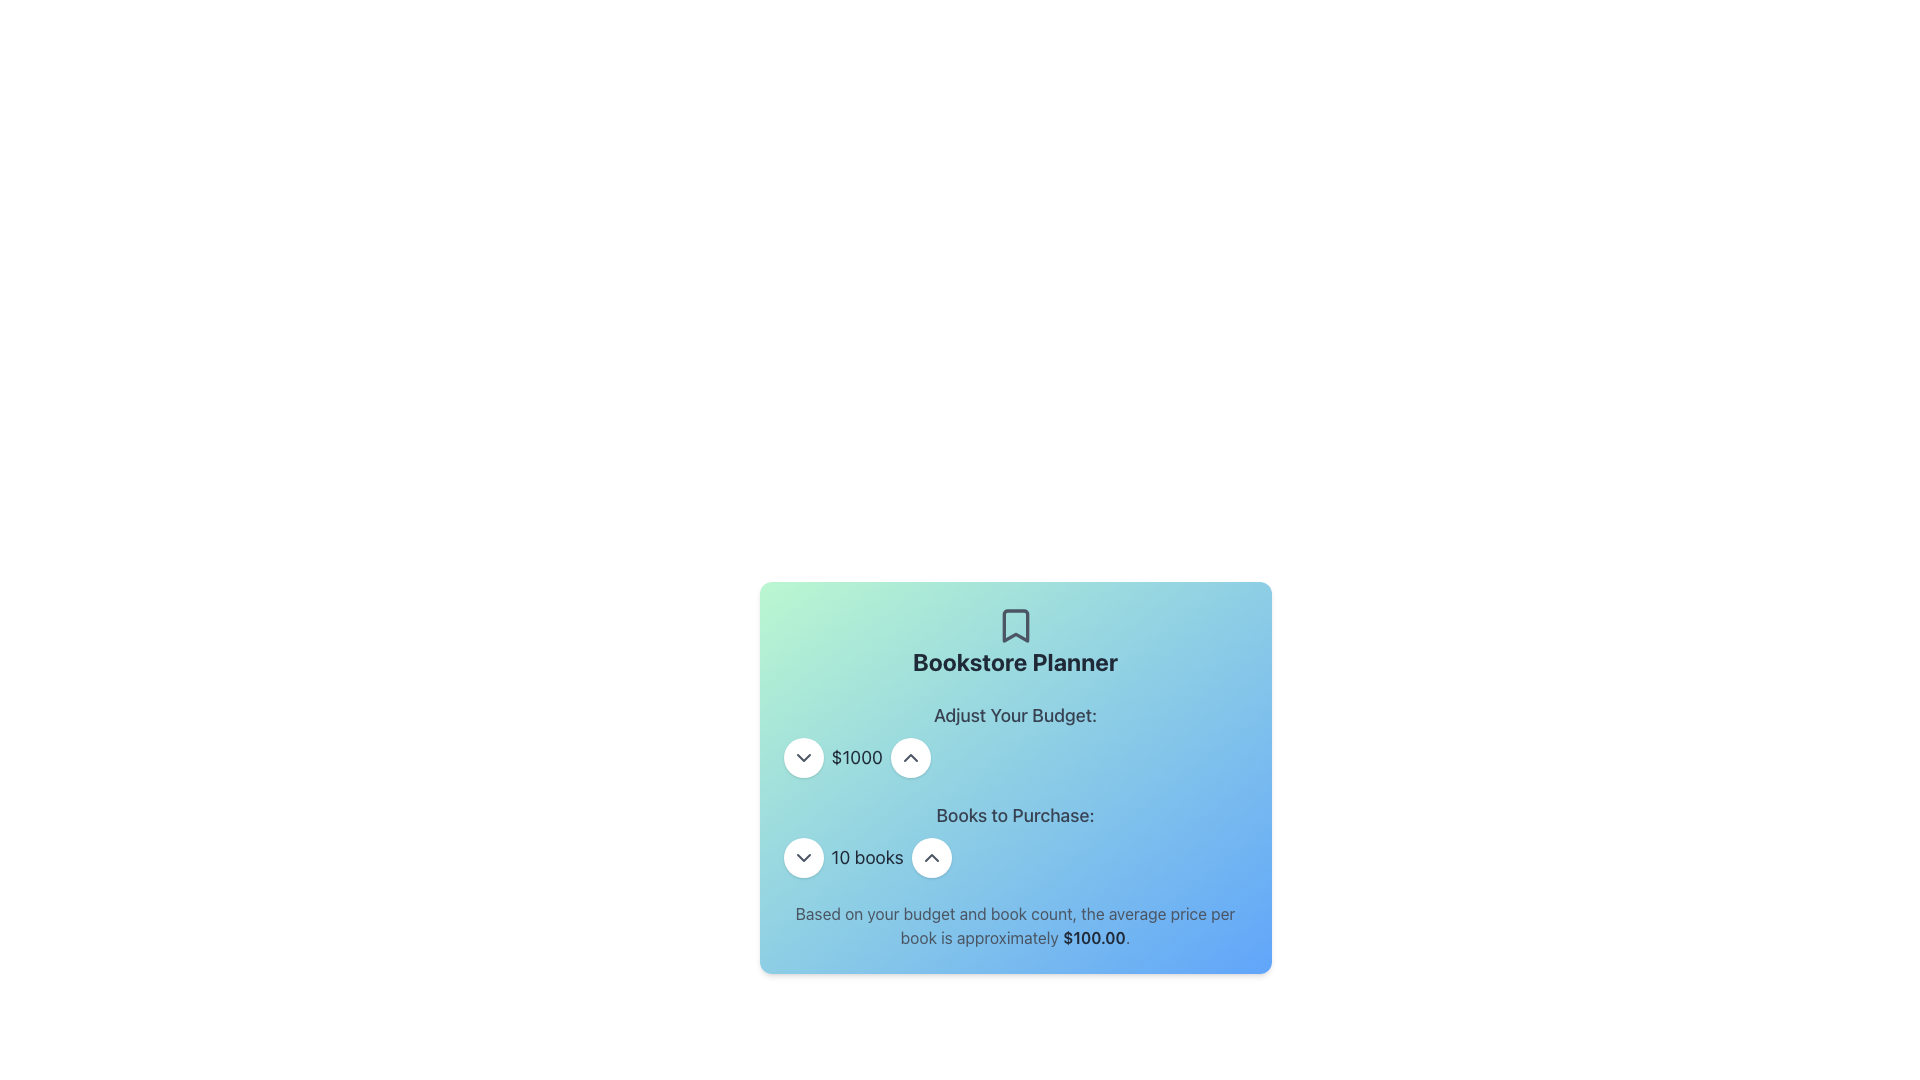 The image size is (1920, 1080). Describe the element at coordinates (930, 856) in the screenshot. I see `the upward-pointing chevron button located on the right side of the 'Books` at that location.